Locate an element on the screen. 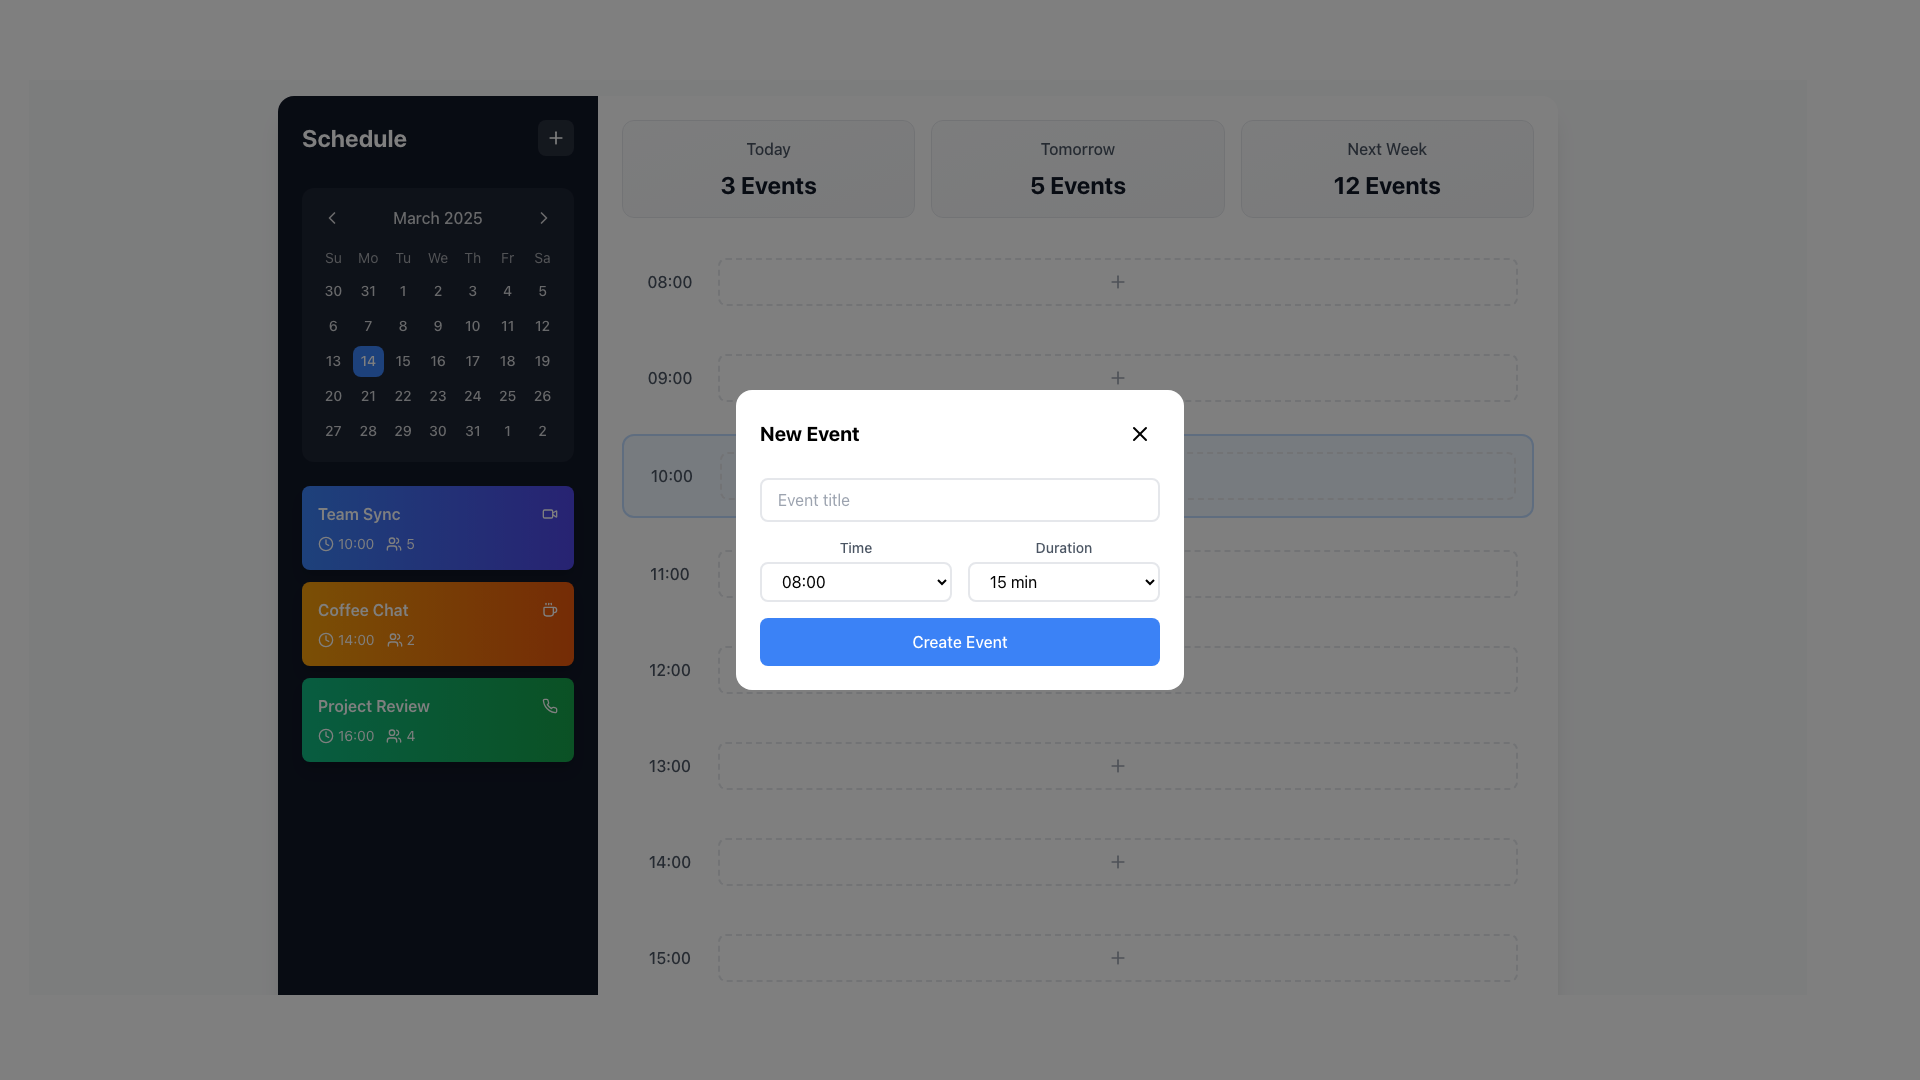 The image size is (1920, 1080). the static text label indicating the time slot 15:00 in the daily view of the calendar interface is located at coordinates (670, 956).